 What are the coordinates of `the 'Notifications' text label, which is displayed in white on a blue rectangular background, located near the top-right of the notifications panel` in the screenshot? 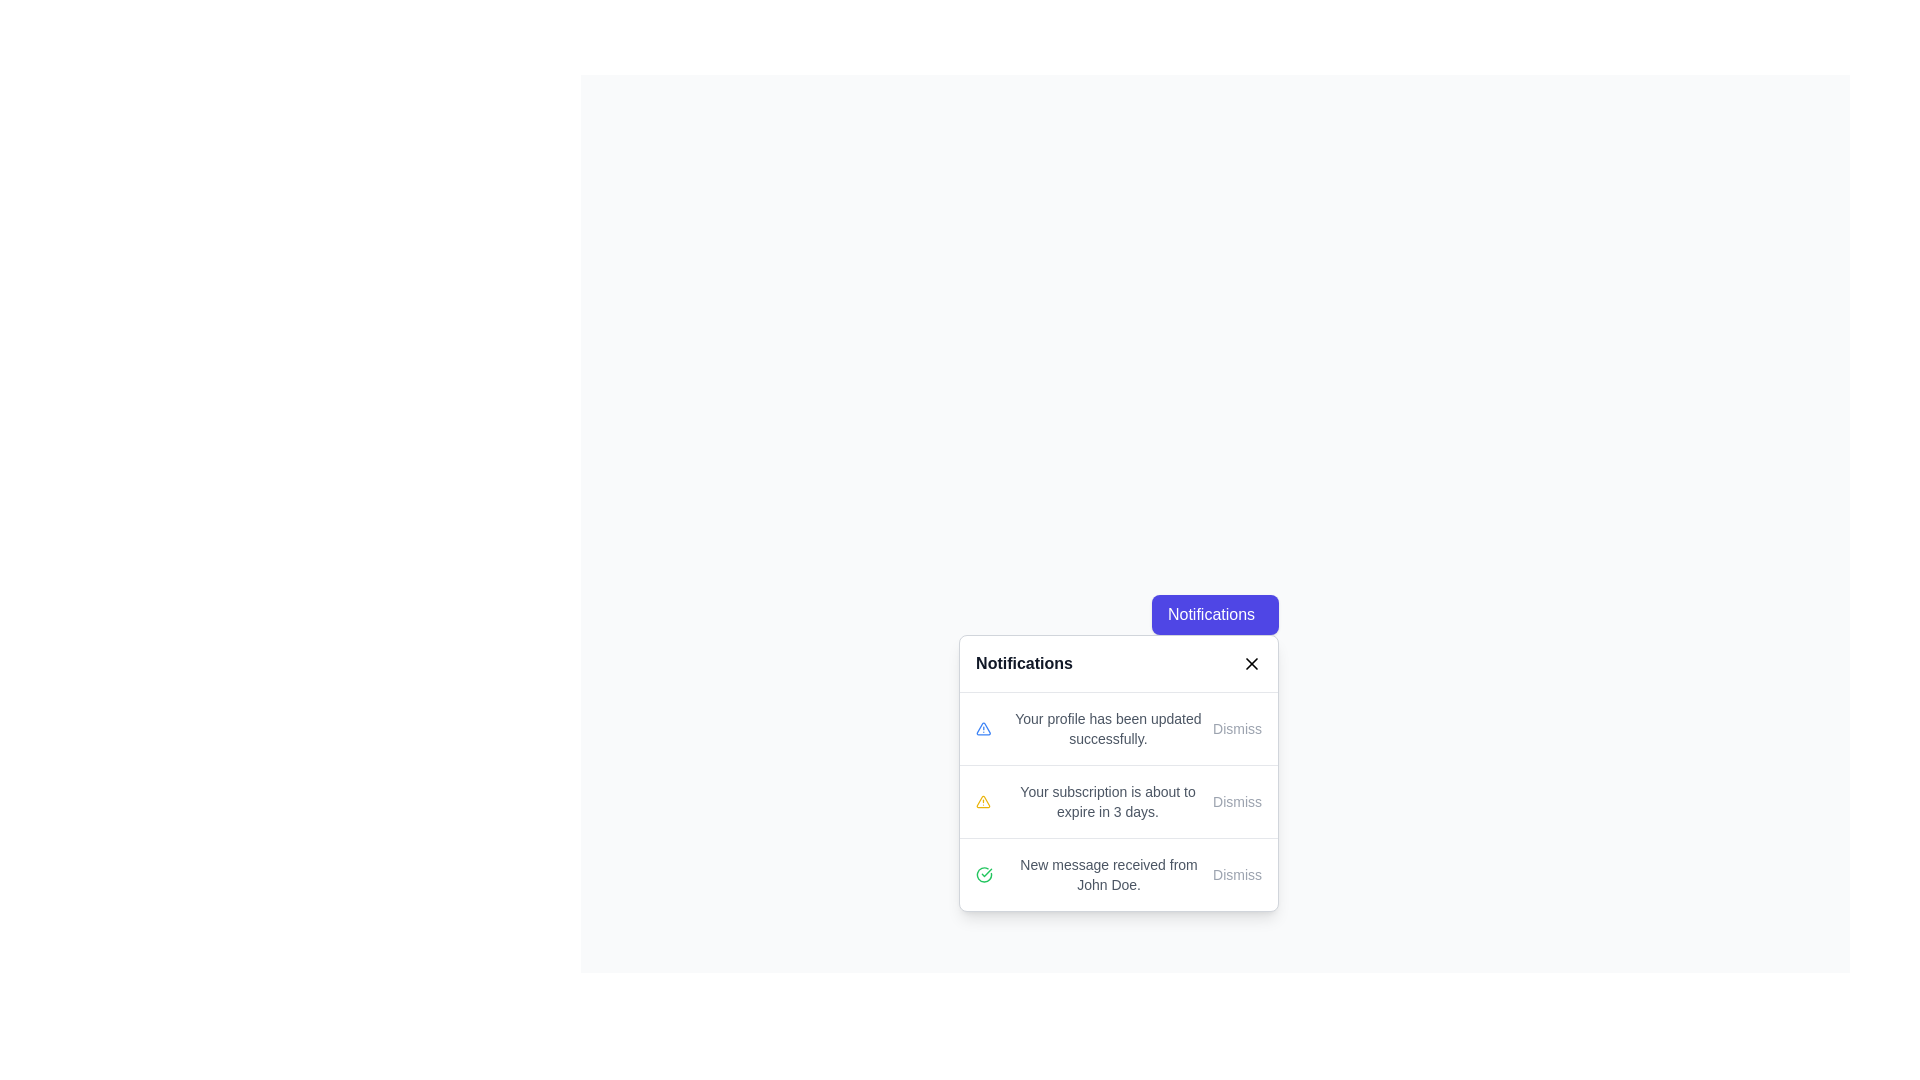 It's located at (1210, 613).